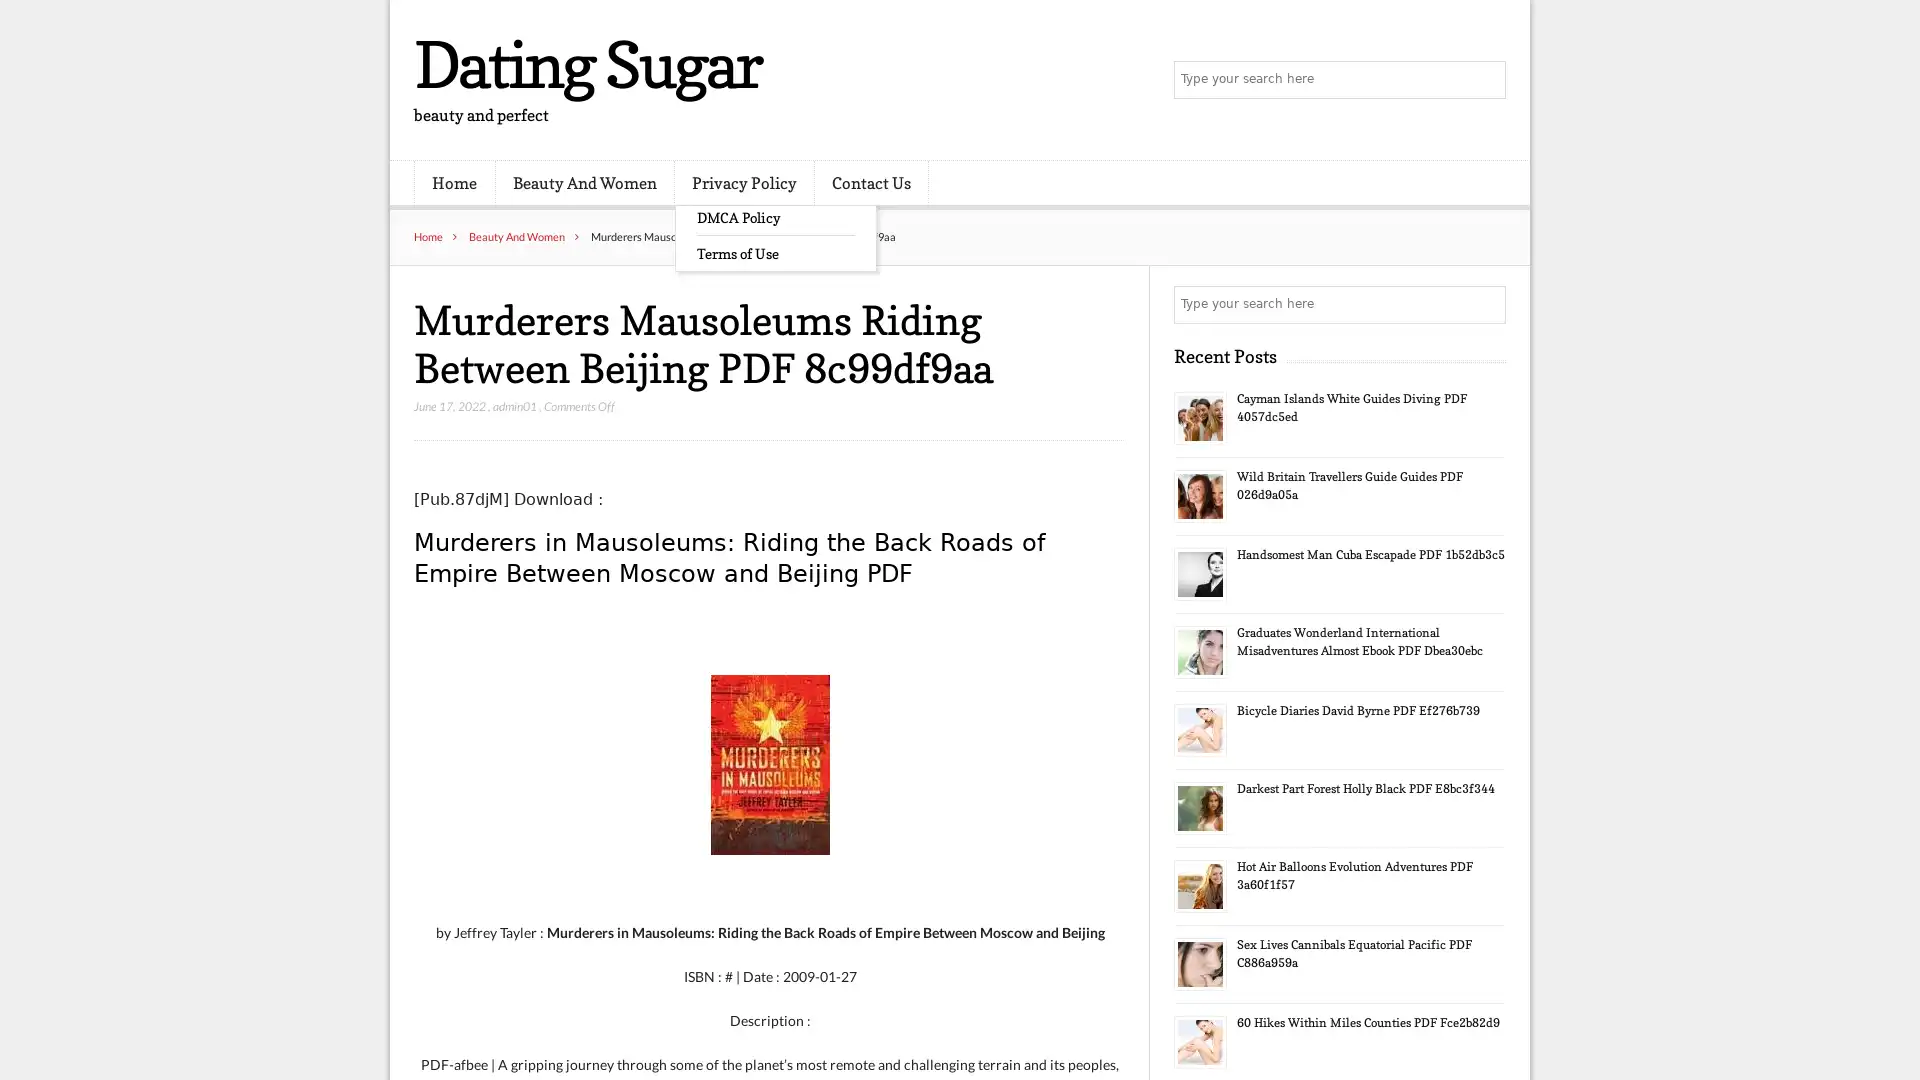 The width and height of the screenshot is (1920, 1080). What do you see at coordinates (1485, 304) in the screenshot?
I see `Search` at bounding box center [1485, 304].